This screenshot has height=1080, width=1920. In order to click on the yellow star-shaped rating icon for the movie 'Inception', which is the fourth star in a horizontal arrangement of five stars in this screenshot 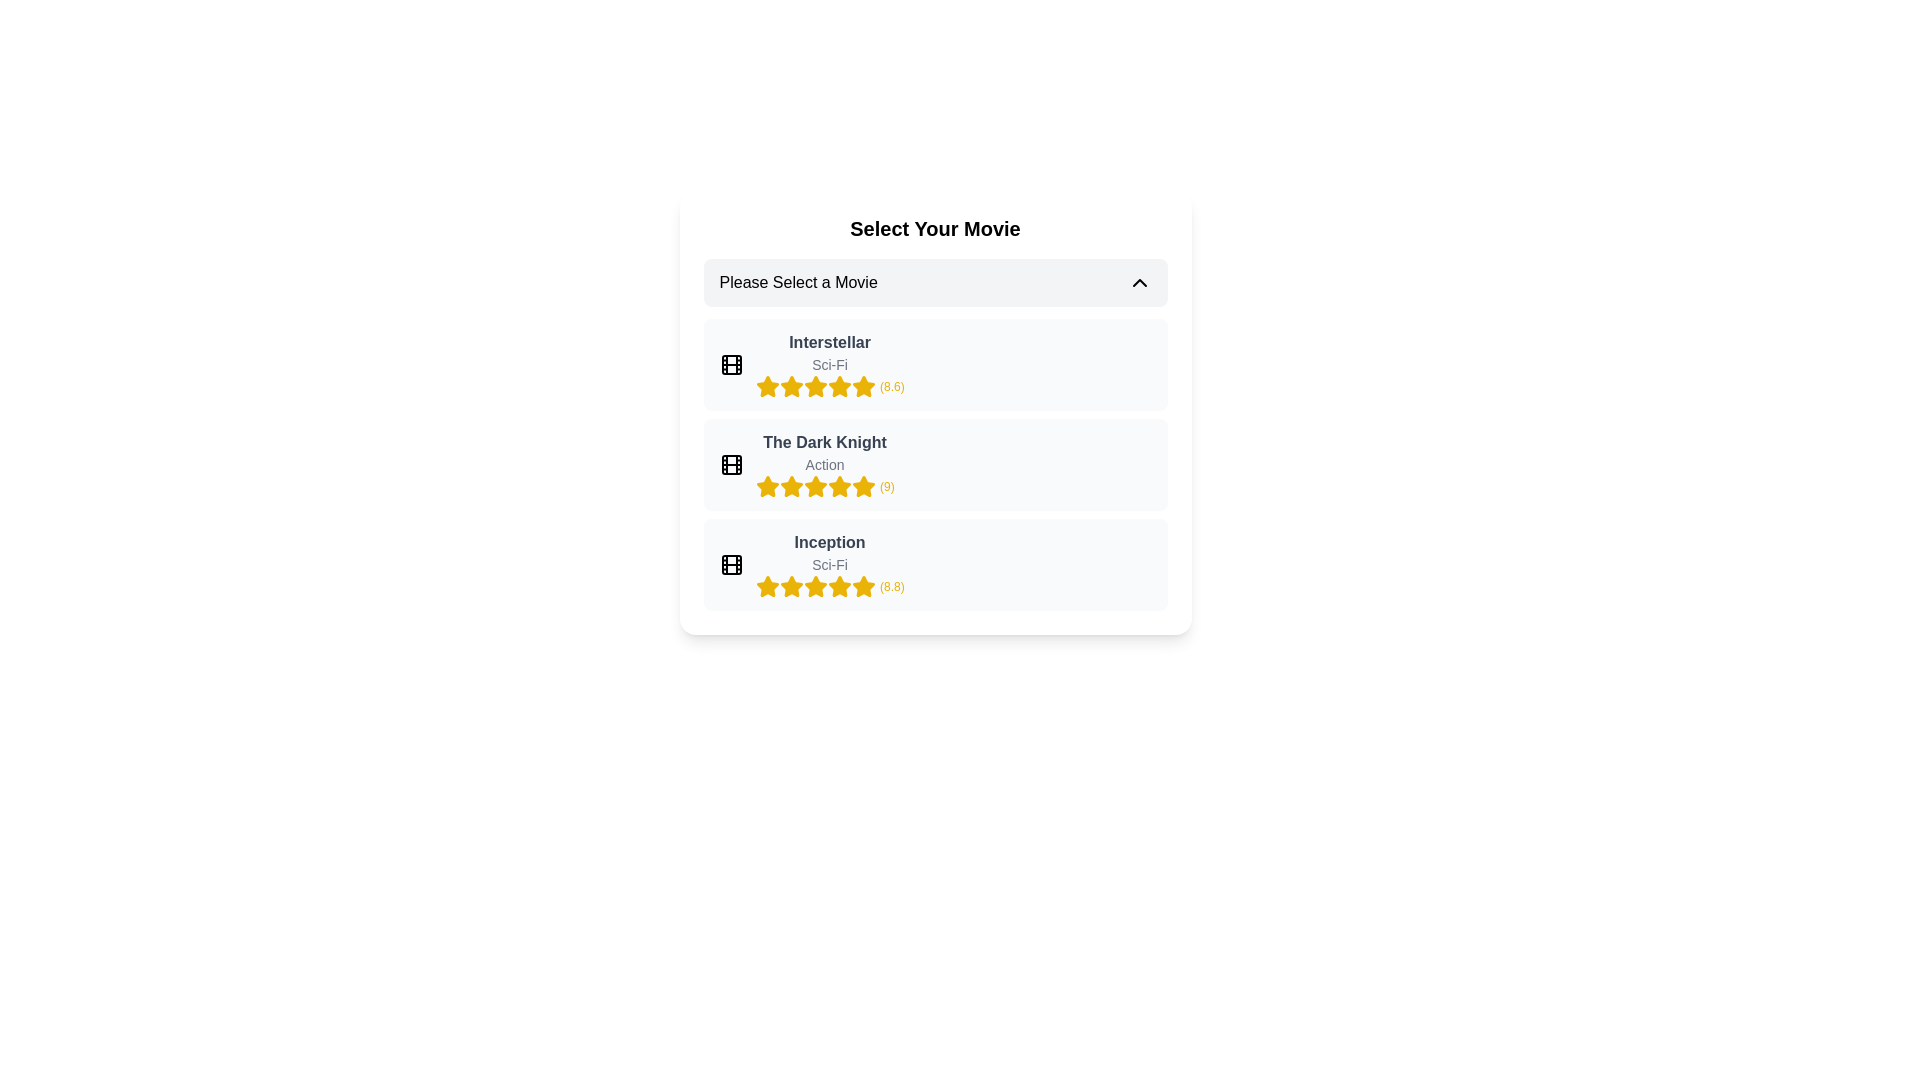, I will do `click(815, 585)`.